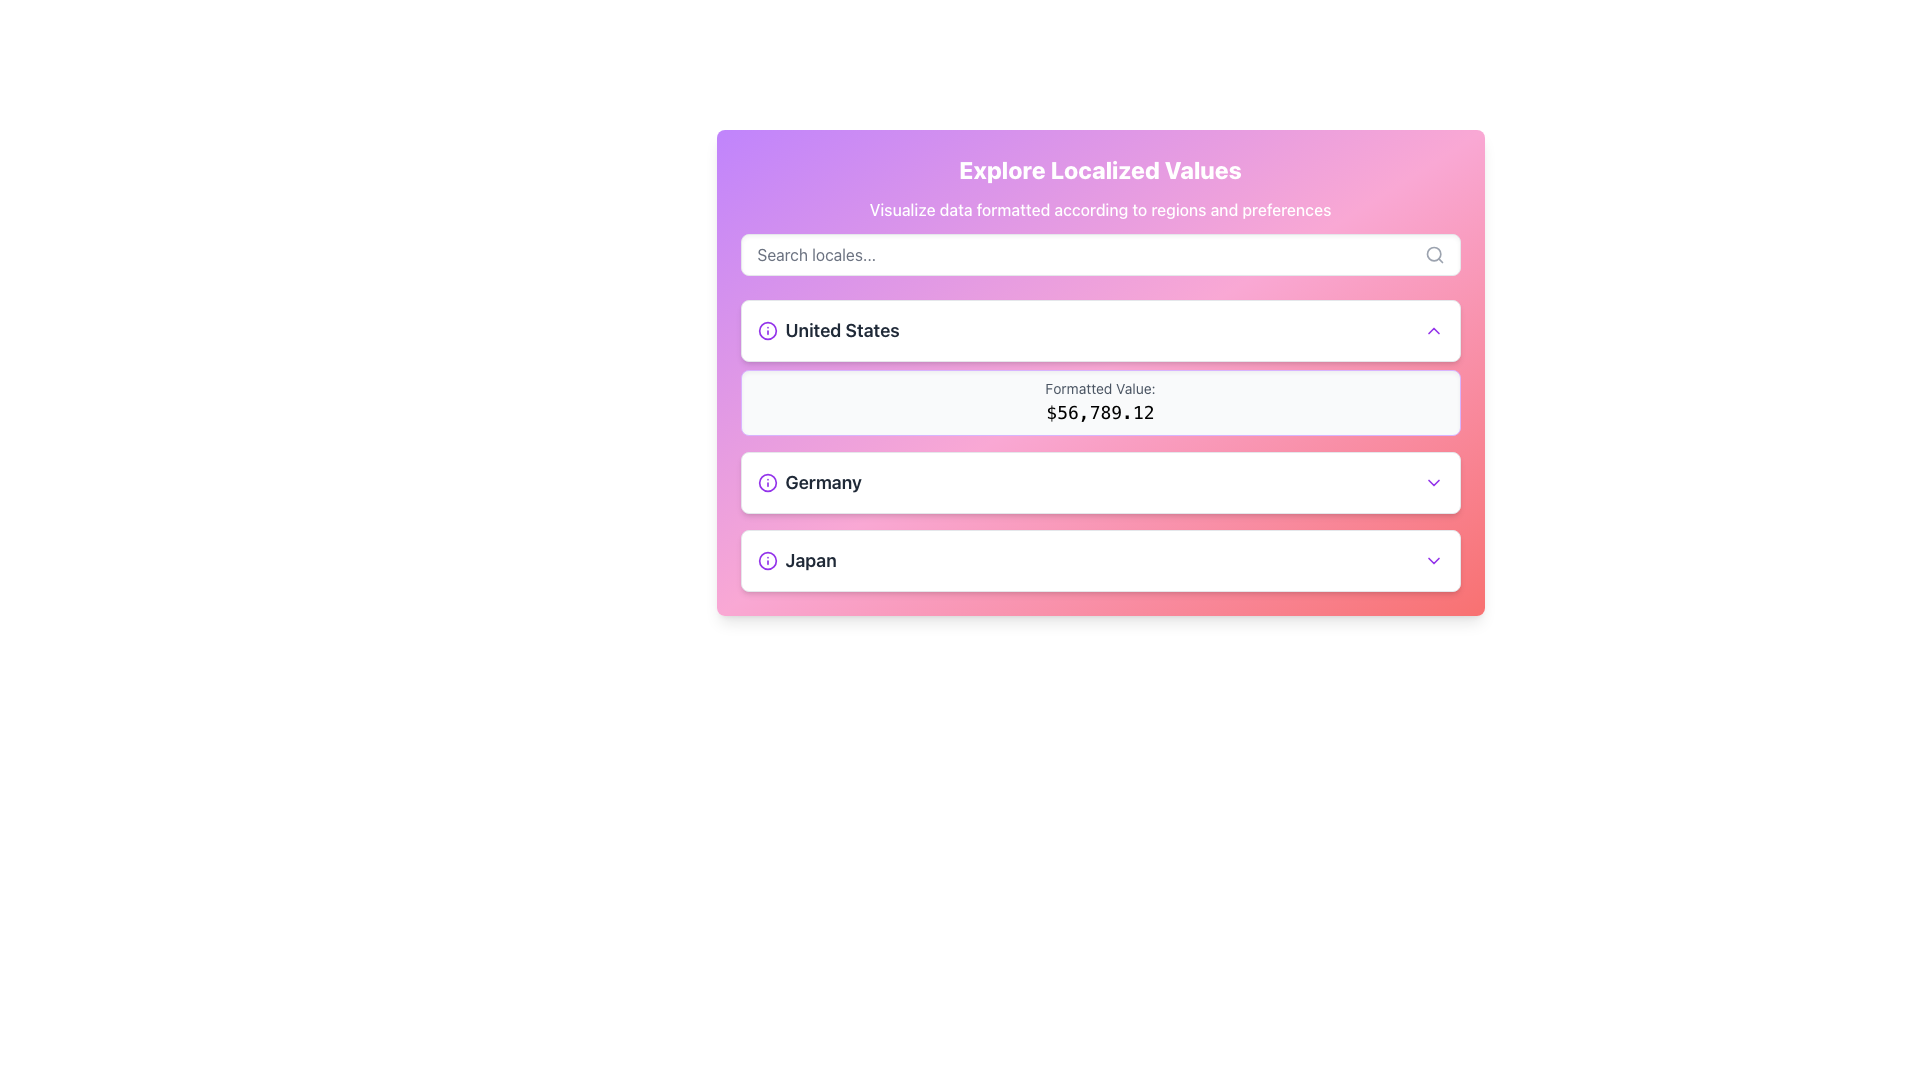  Describe the element at coordinates (766, 482) in the screenshot. I see `the circular icon with a purple border associated with the label 'Germany'` at that location.